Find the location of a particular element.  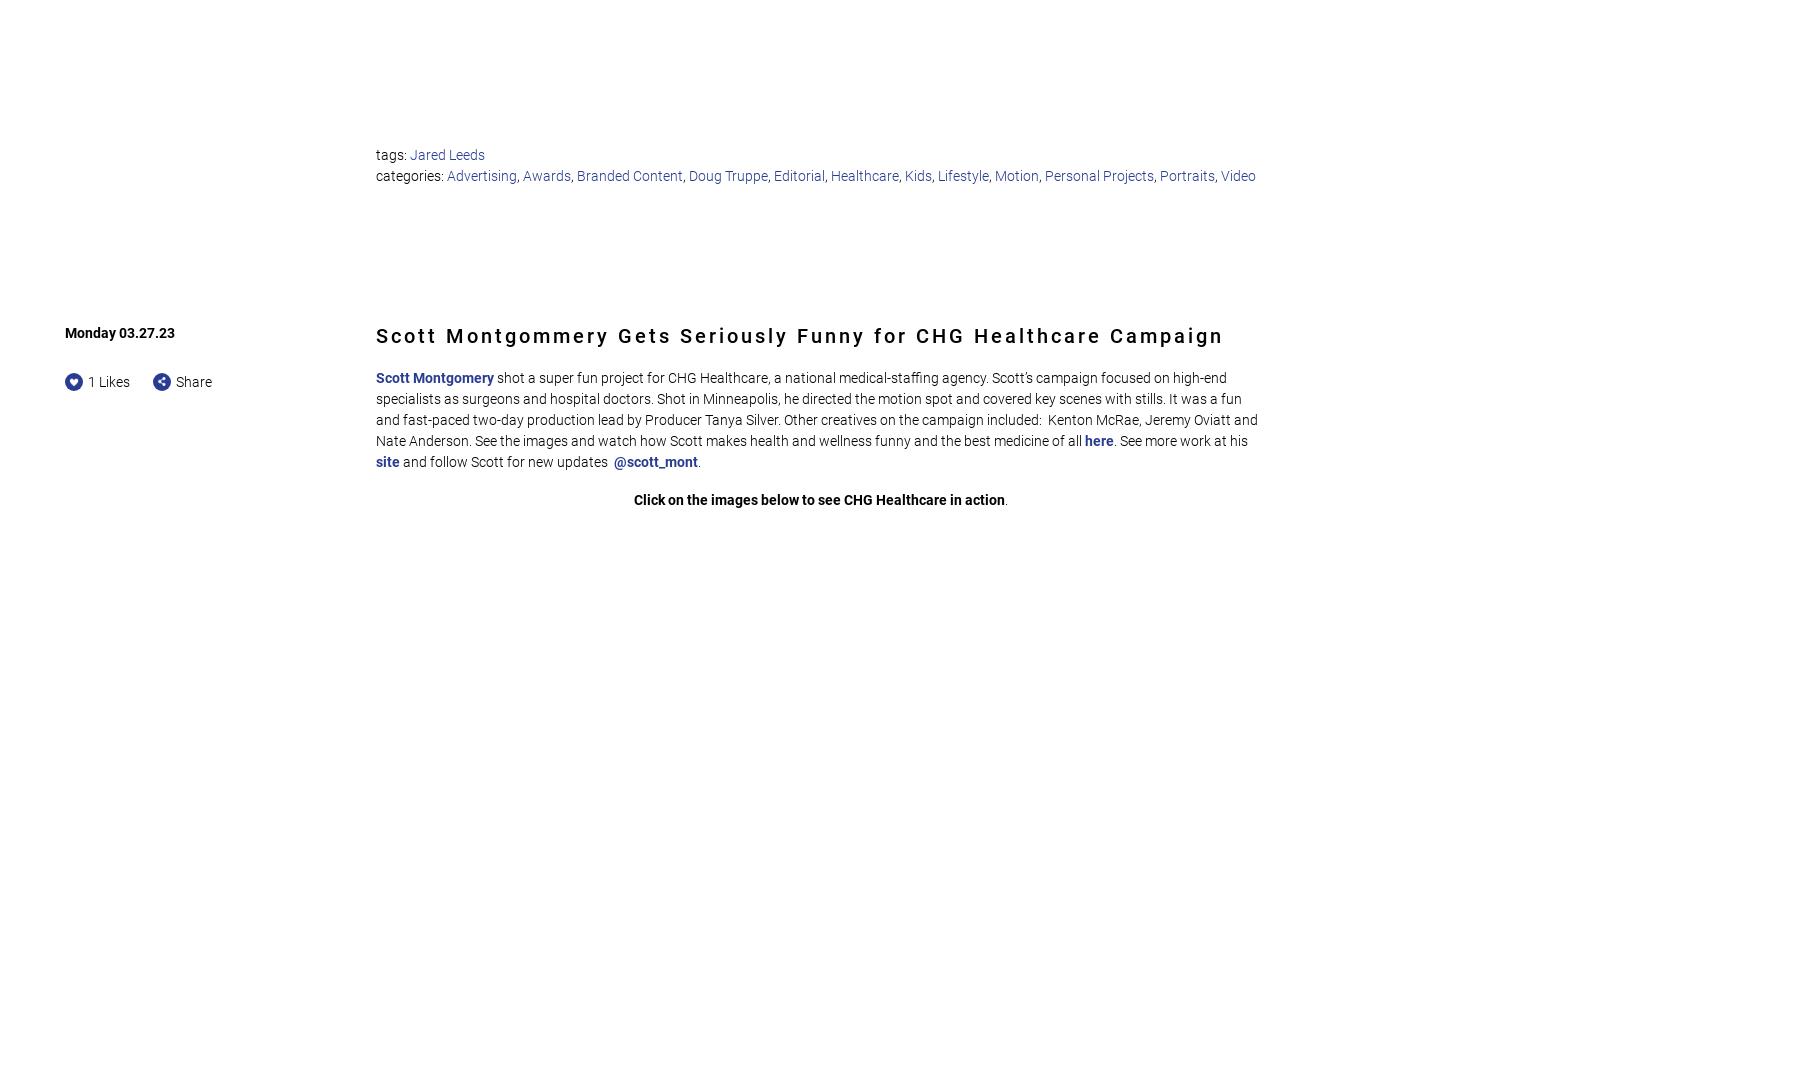

'and follow Scott for new updates' is located at coordinates (507, 459).